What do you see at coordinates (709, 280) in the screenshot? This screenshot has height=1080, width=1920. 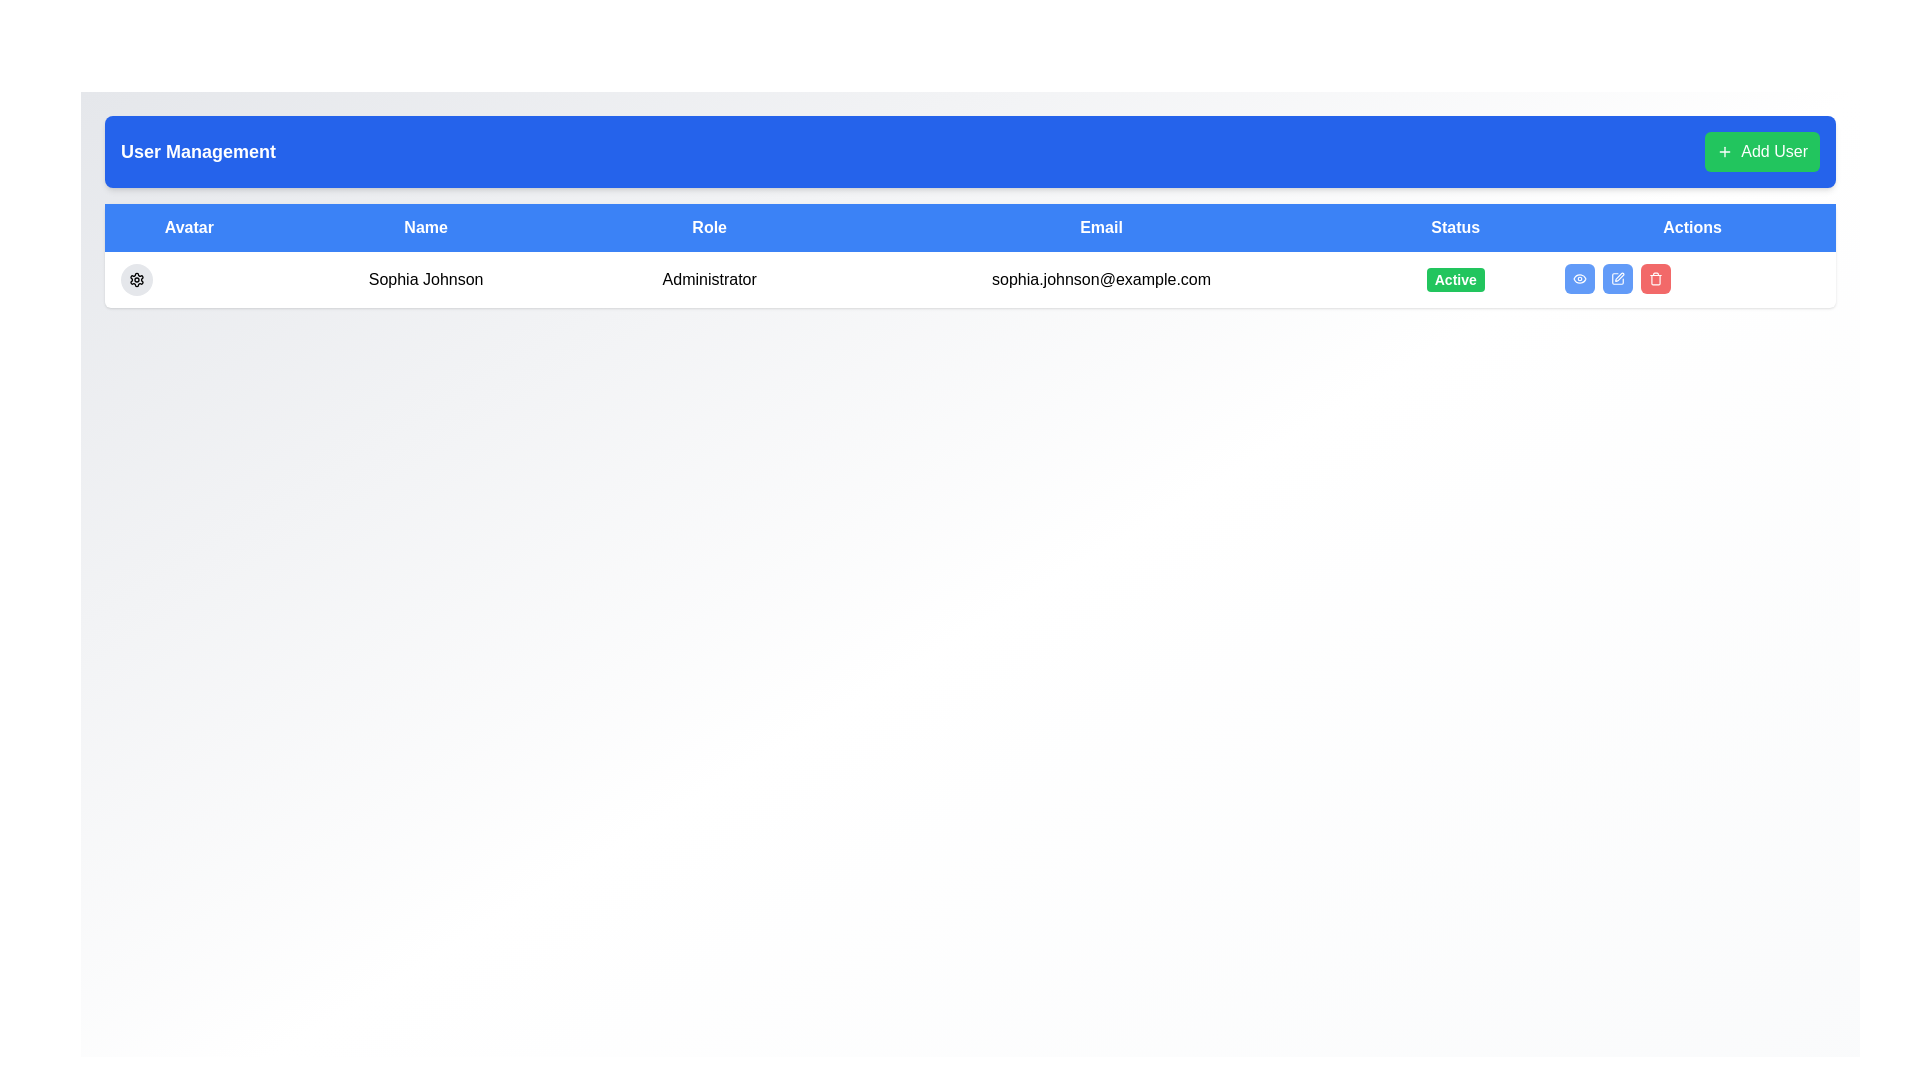 I see `the 'Role' text label for the user 'Sophia Johnson' to read the text` at bounding box center [709, 280].